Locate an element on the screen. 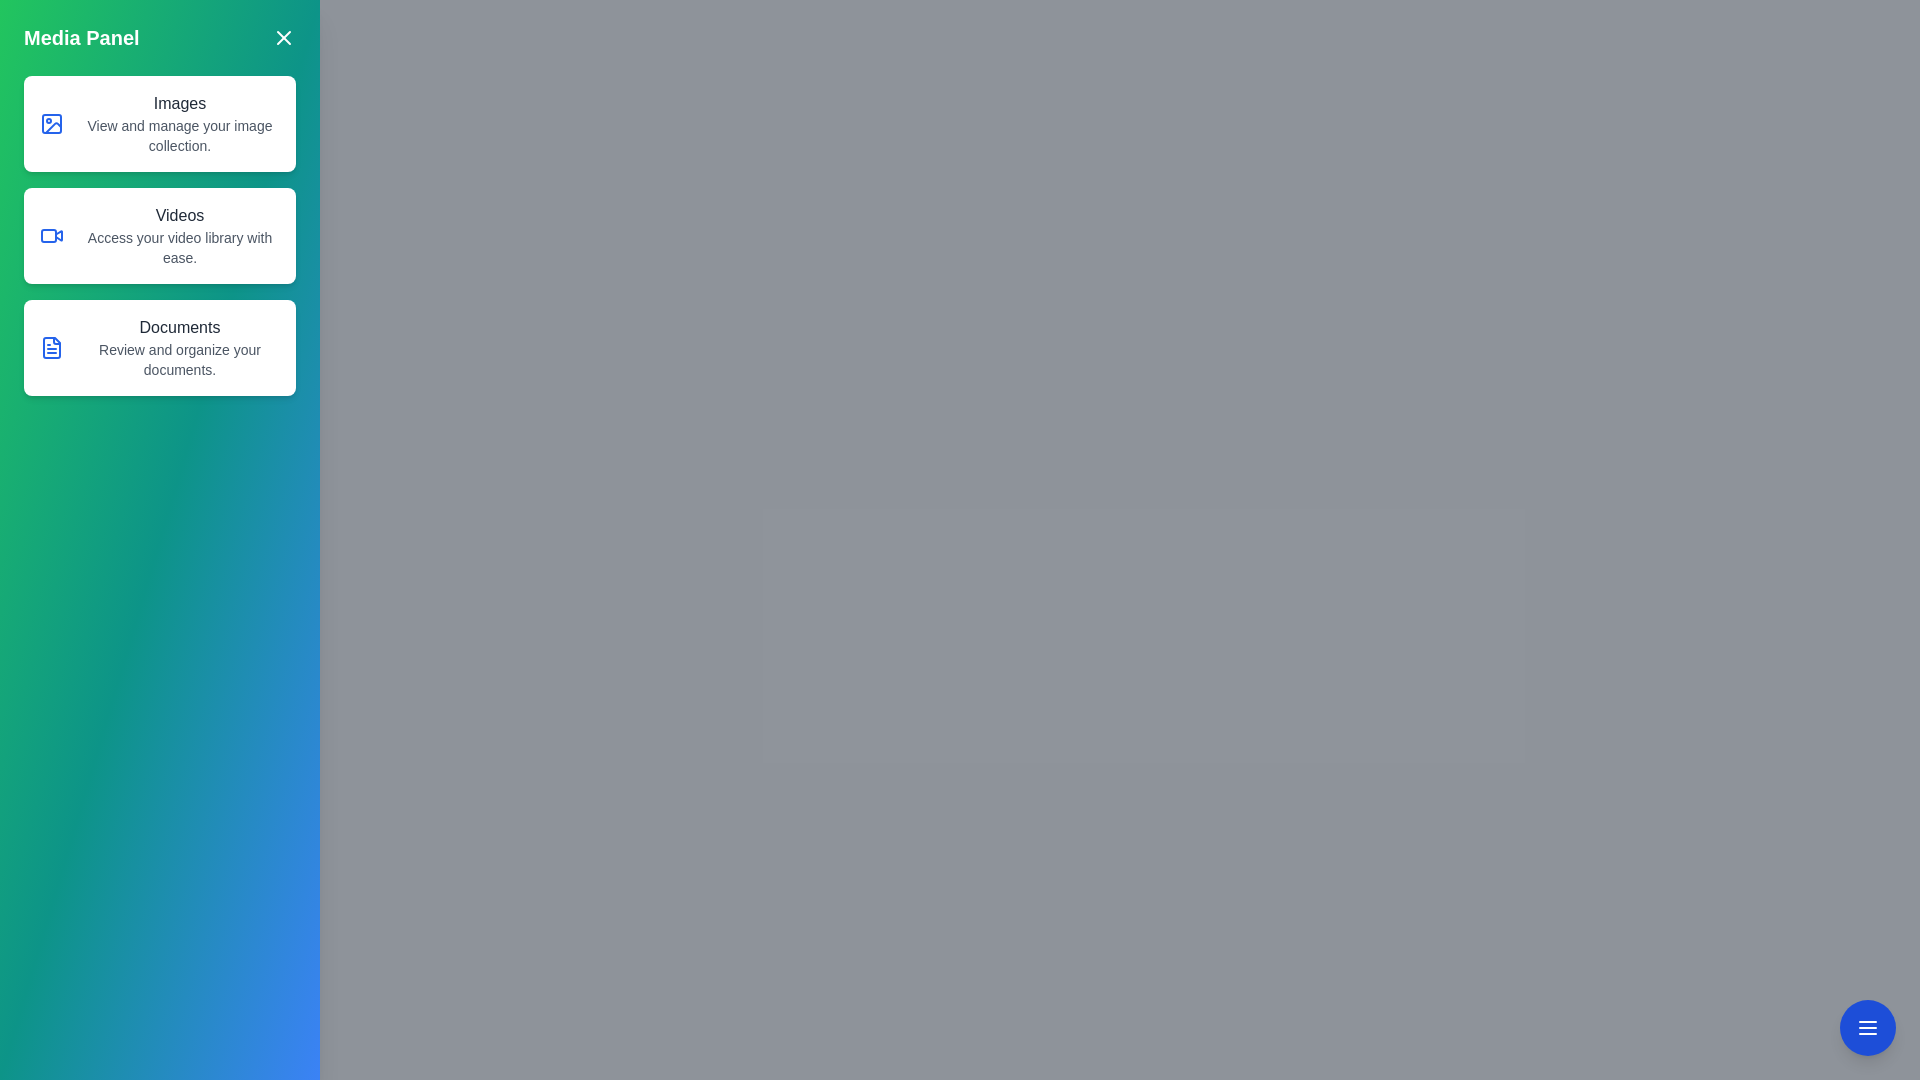  the blue-colored document outline icon located within the 'Documents' card in the left-side panel is located at coordinates (52, 346).